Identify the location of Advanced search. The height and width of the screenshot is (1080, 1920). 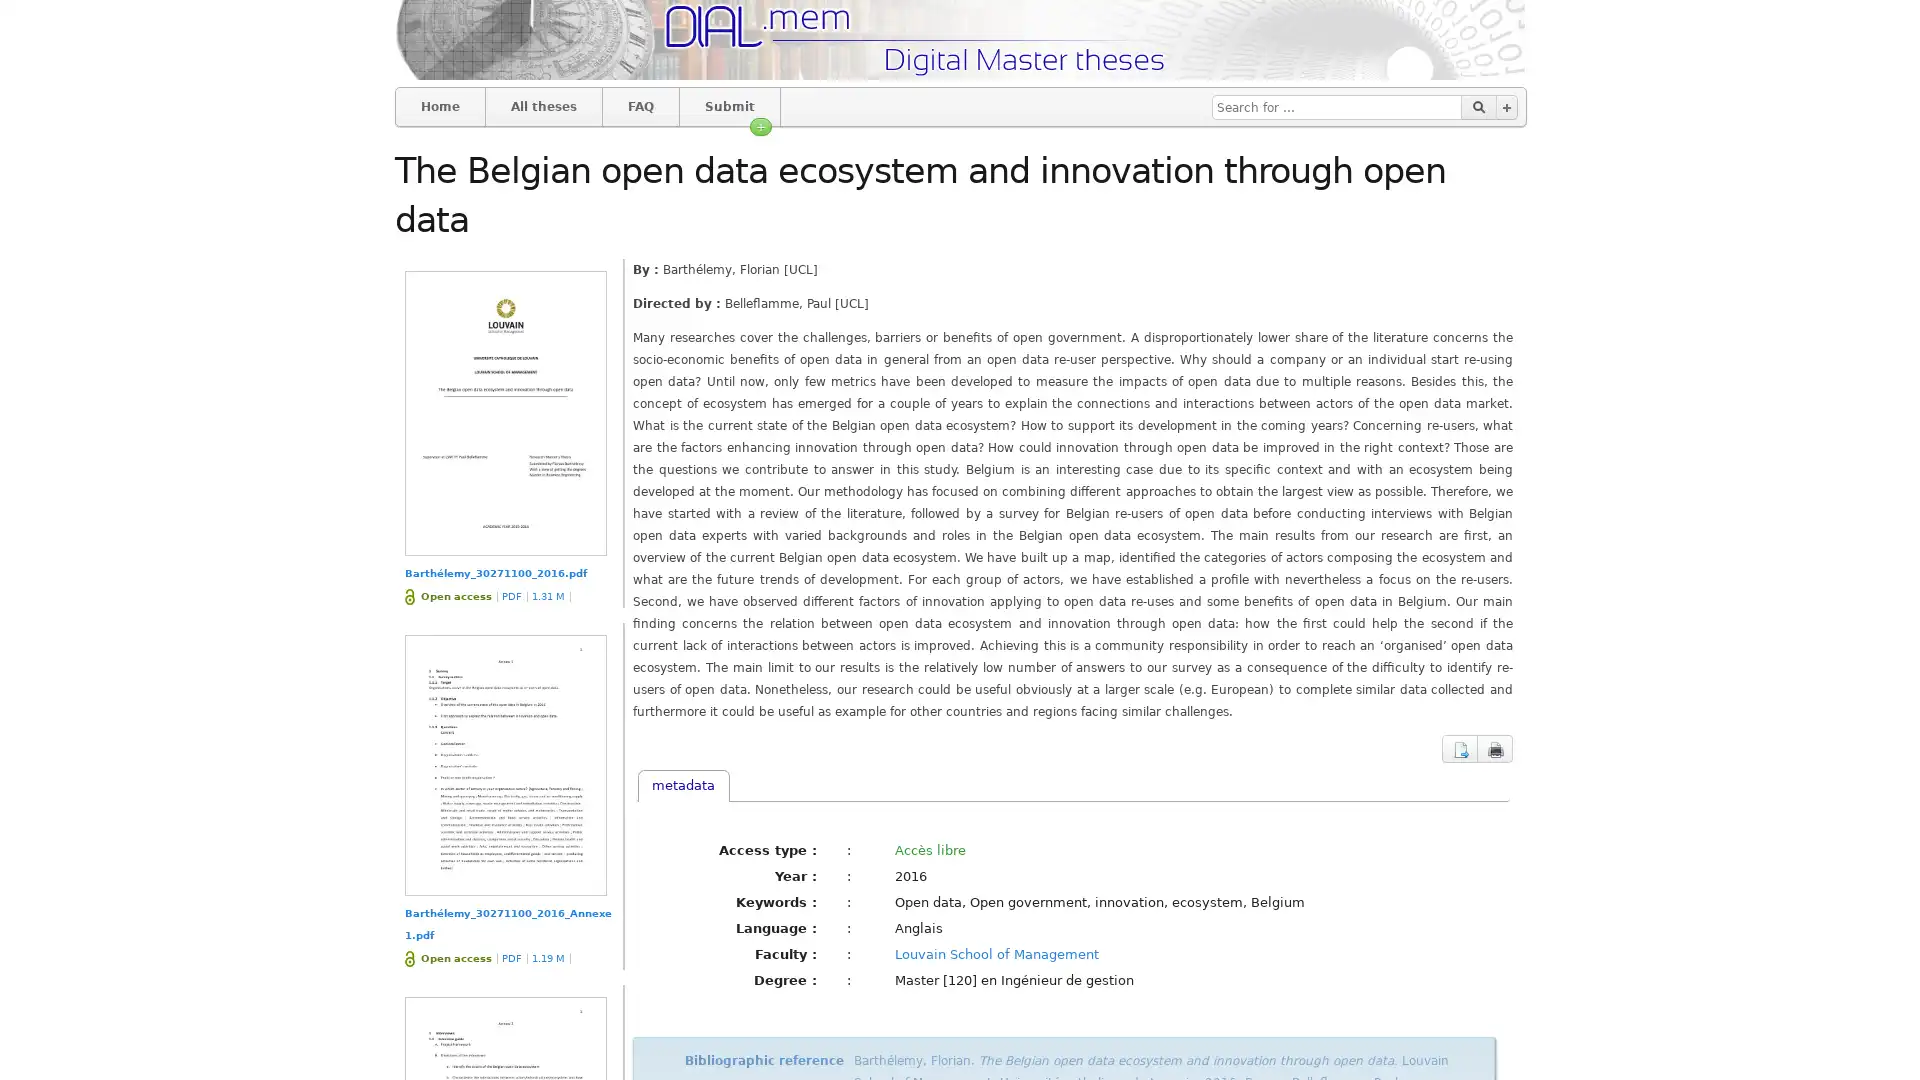
(1506, 107).